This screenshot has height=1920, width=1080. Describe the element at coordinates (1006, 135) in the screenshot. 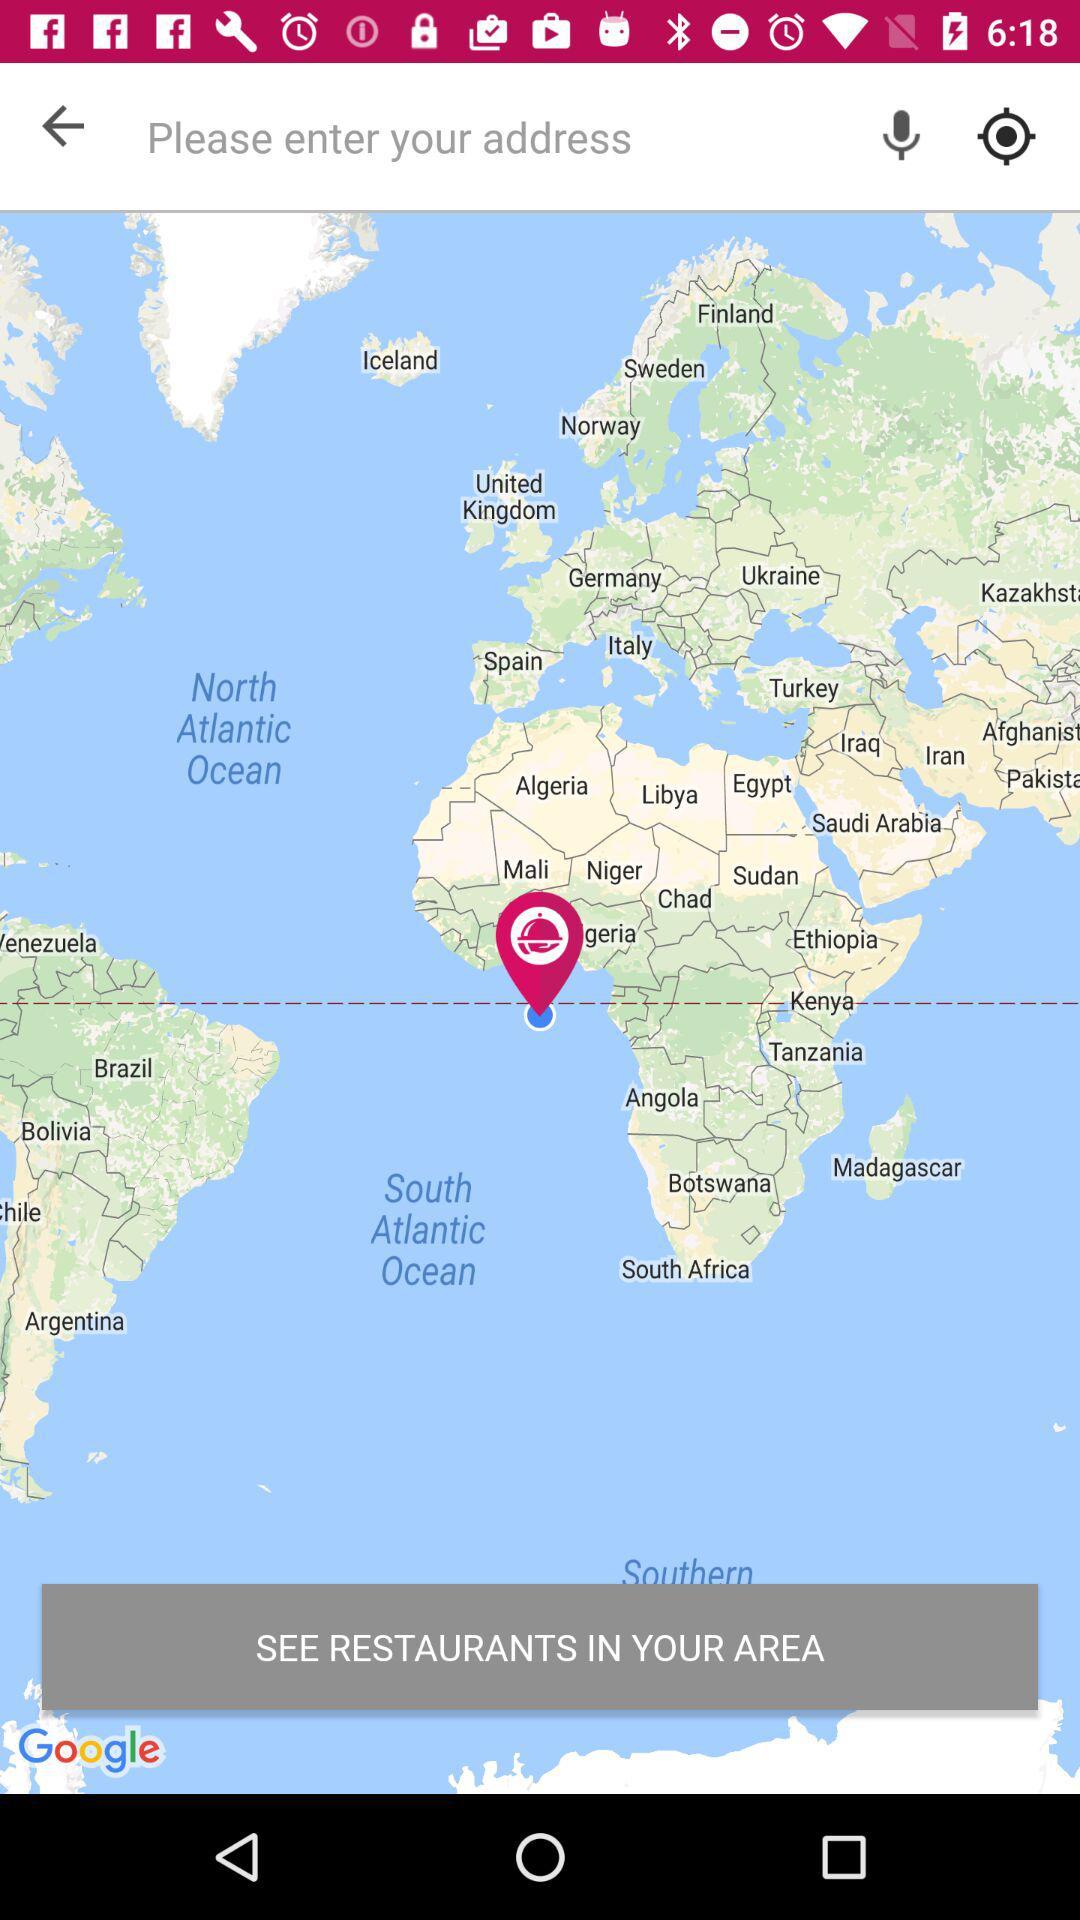

I see `the location_crosshair icon` at that location.